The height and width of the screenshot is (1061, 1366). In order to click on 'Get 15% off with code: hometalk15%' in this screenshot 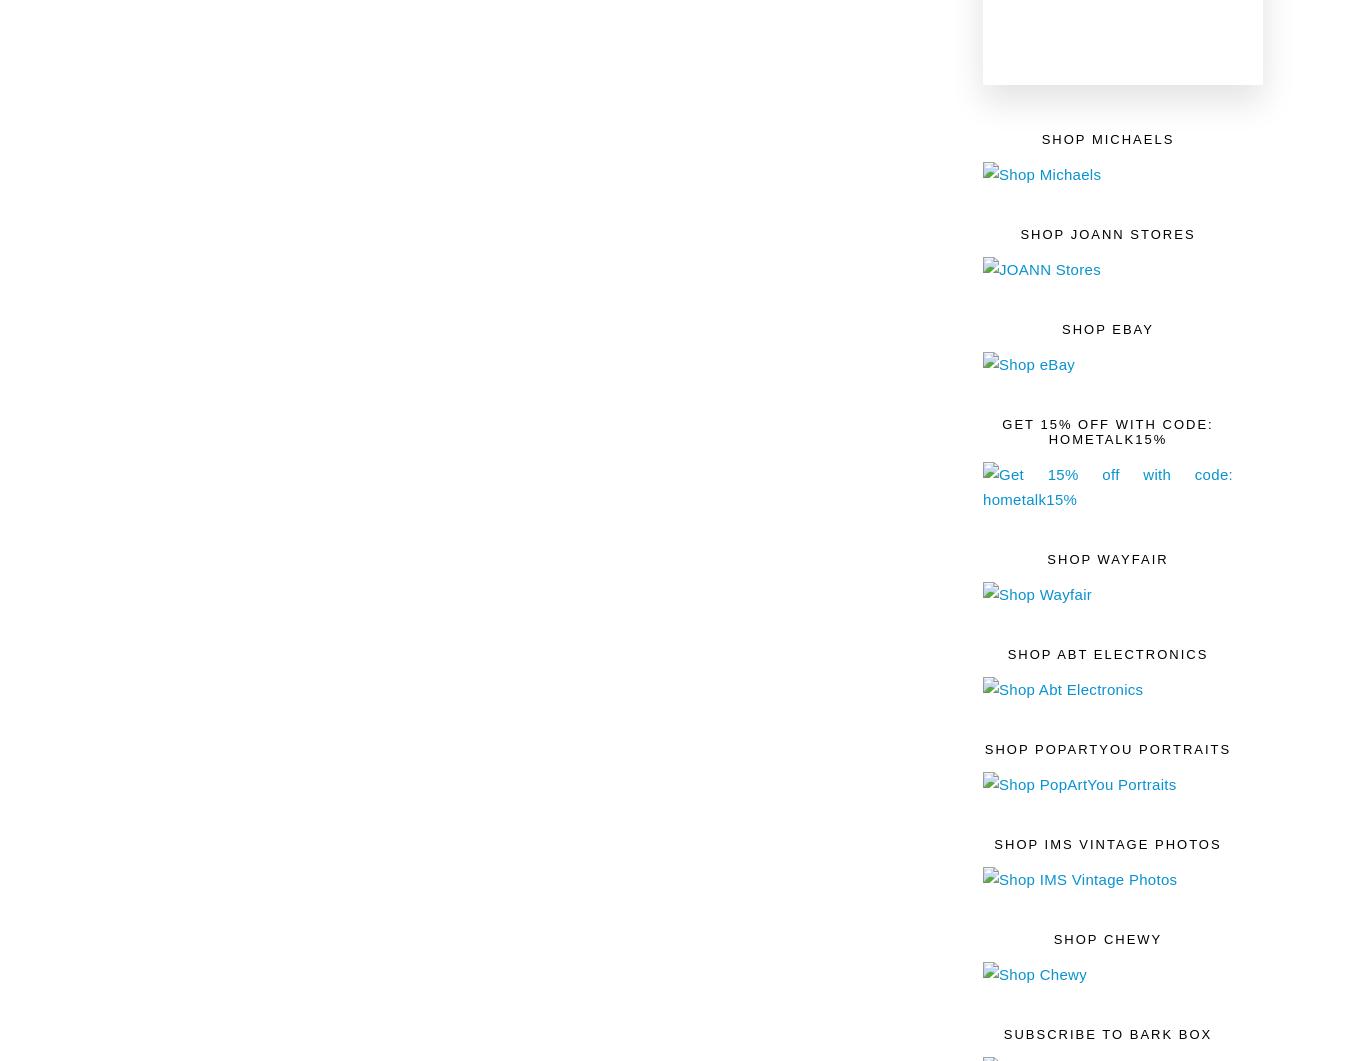, I will do `click(1106, 430)`.